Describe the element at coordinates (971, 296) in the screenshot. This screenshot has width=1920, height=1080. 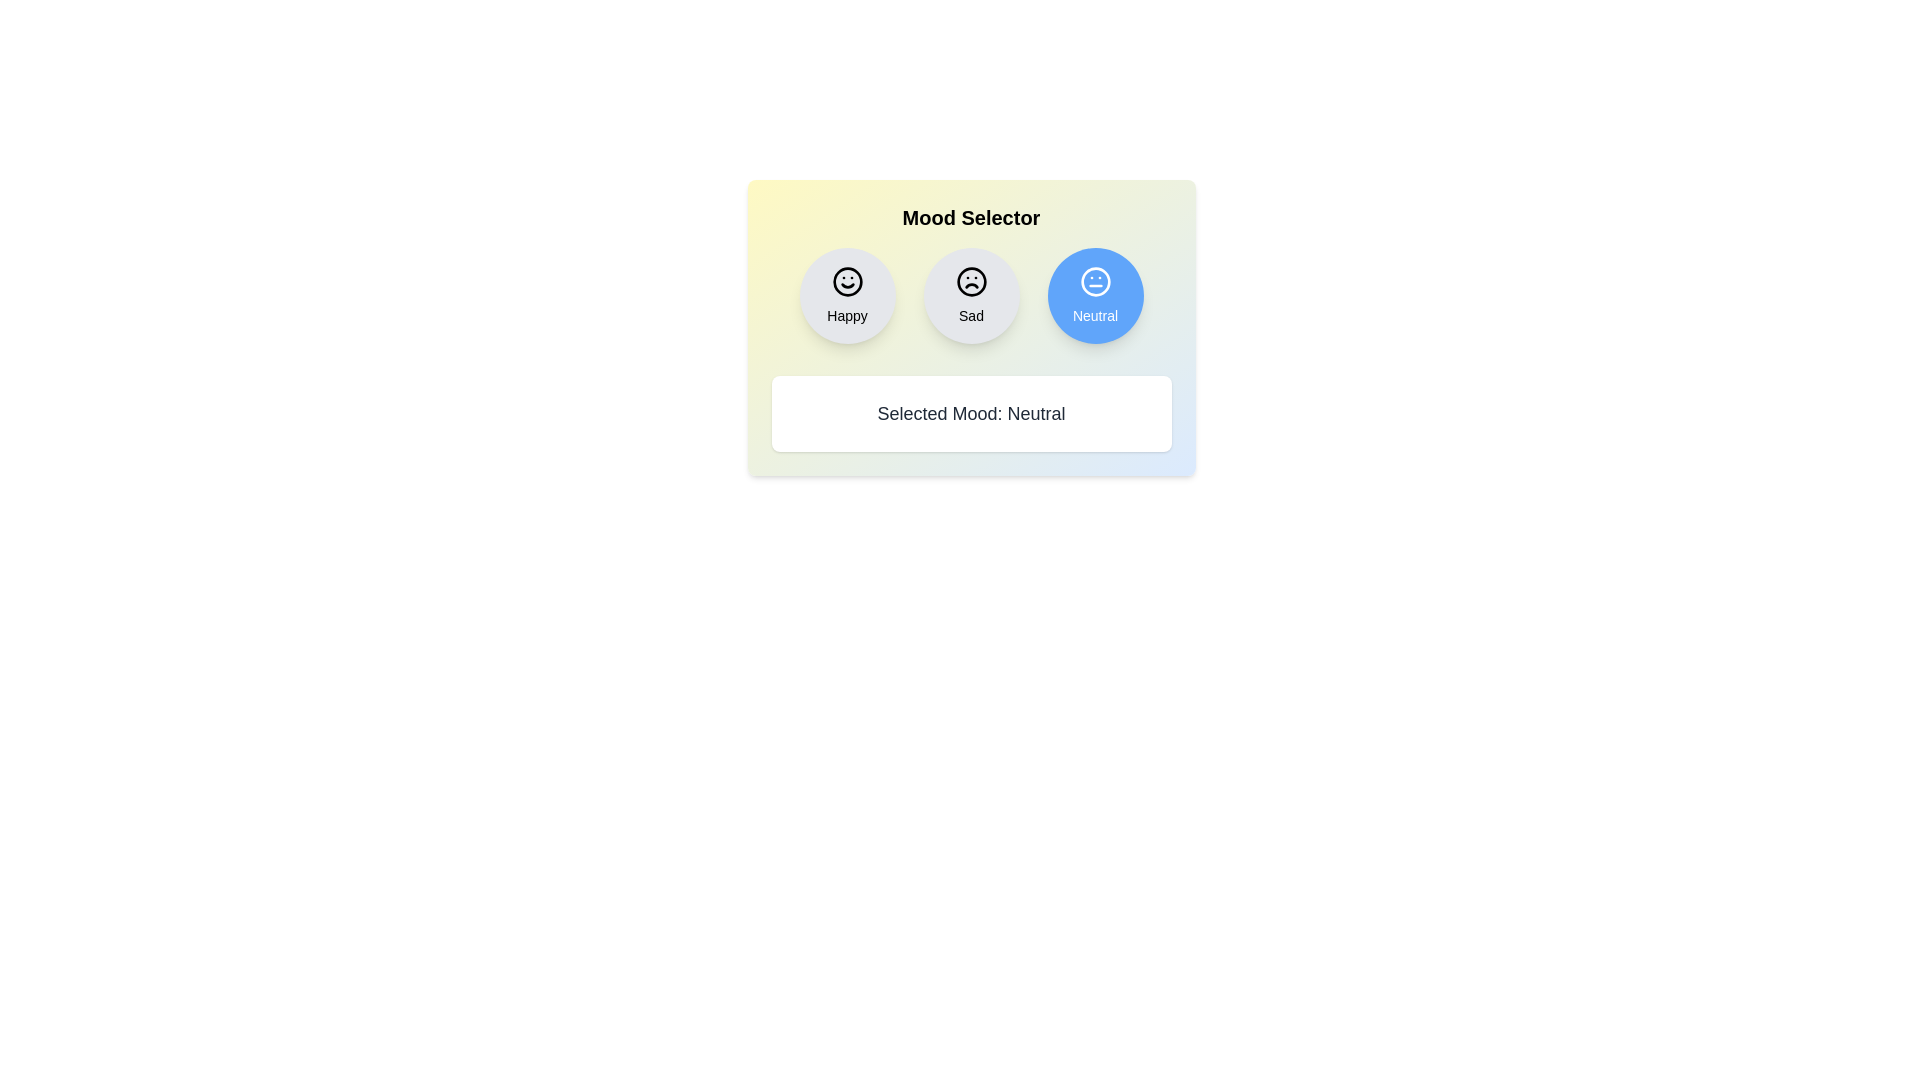
I see `the mood button corresponding to Sad` at that location.